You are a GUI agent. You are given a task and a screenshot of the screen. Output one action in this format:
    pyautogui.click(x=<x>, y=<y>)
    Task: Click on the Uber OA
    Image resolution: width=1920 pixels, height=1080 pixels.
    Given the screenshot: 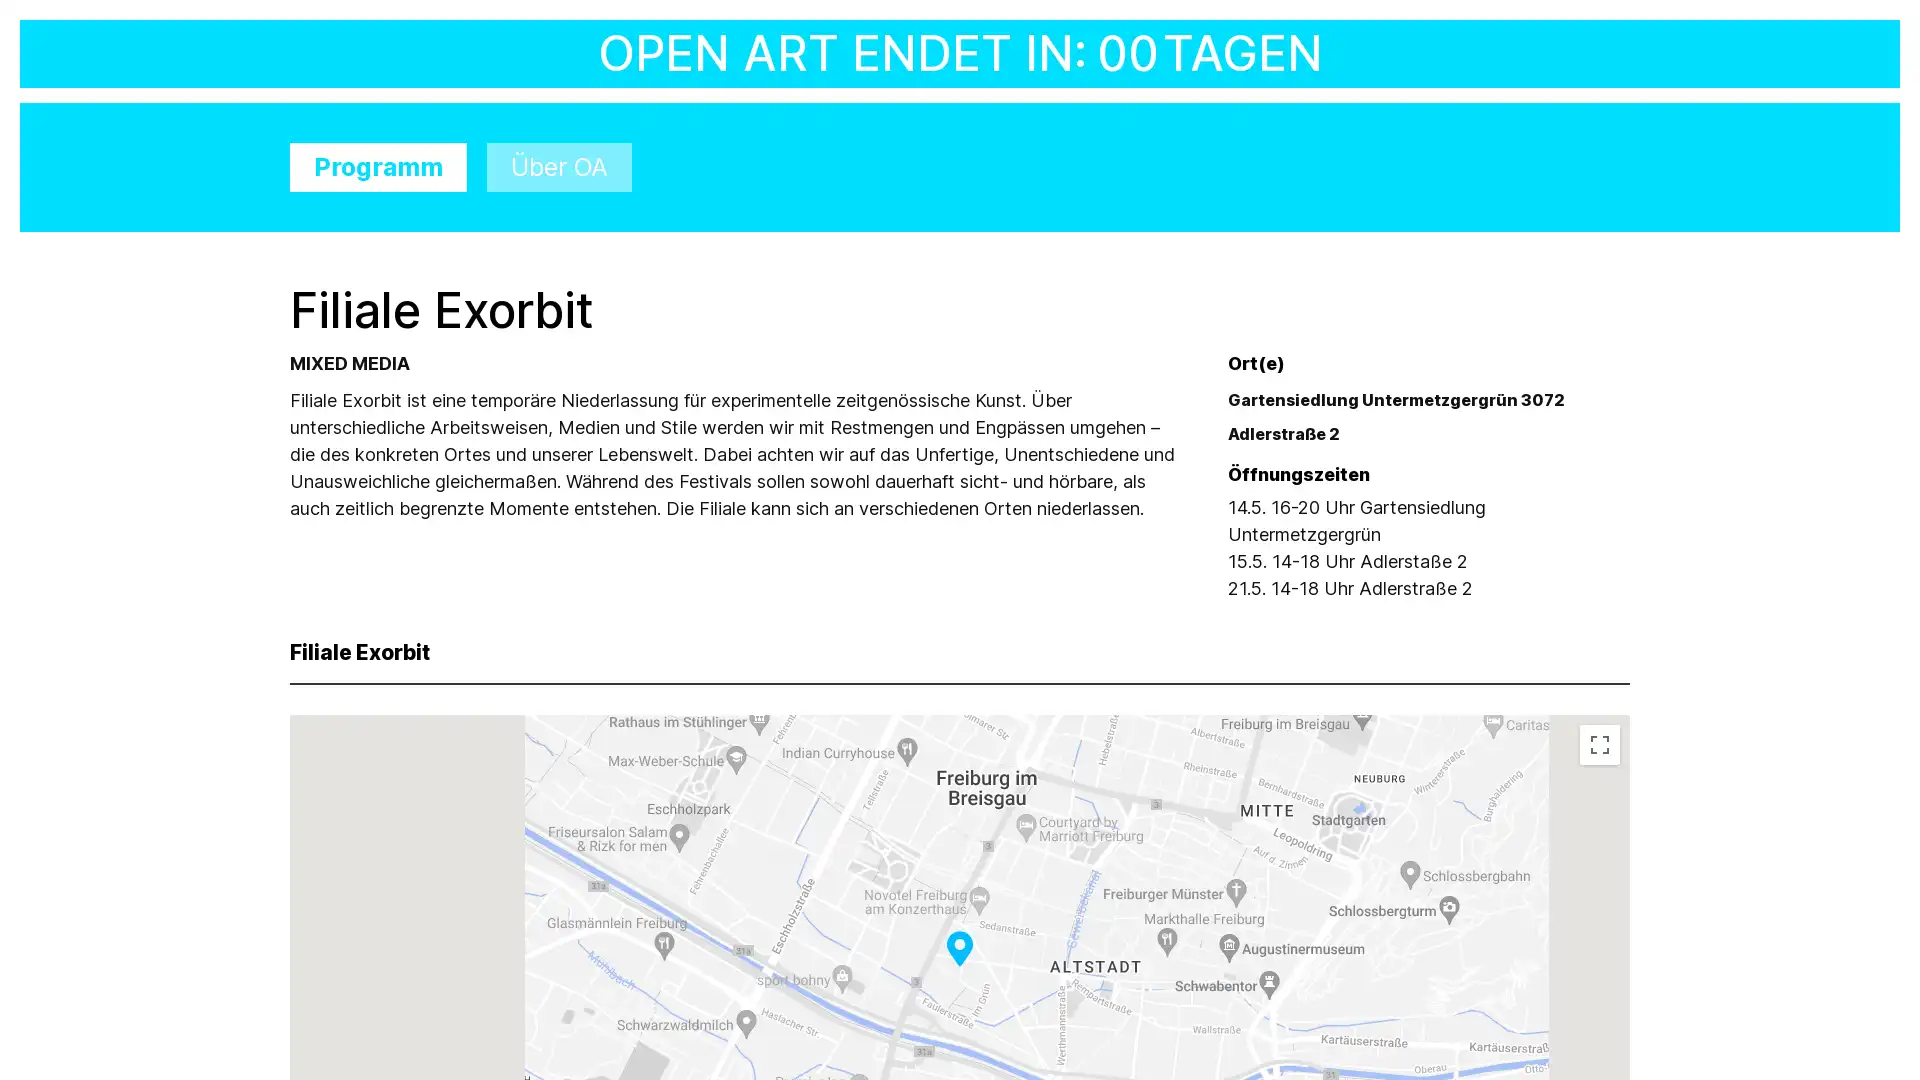 What is the action you would take?
    pyautogui.click(x=559, y=166)
    